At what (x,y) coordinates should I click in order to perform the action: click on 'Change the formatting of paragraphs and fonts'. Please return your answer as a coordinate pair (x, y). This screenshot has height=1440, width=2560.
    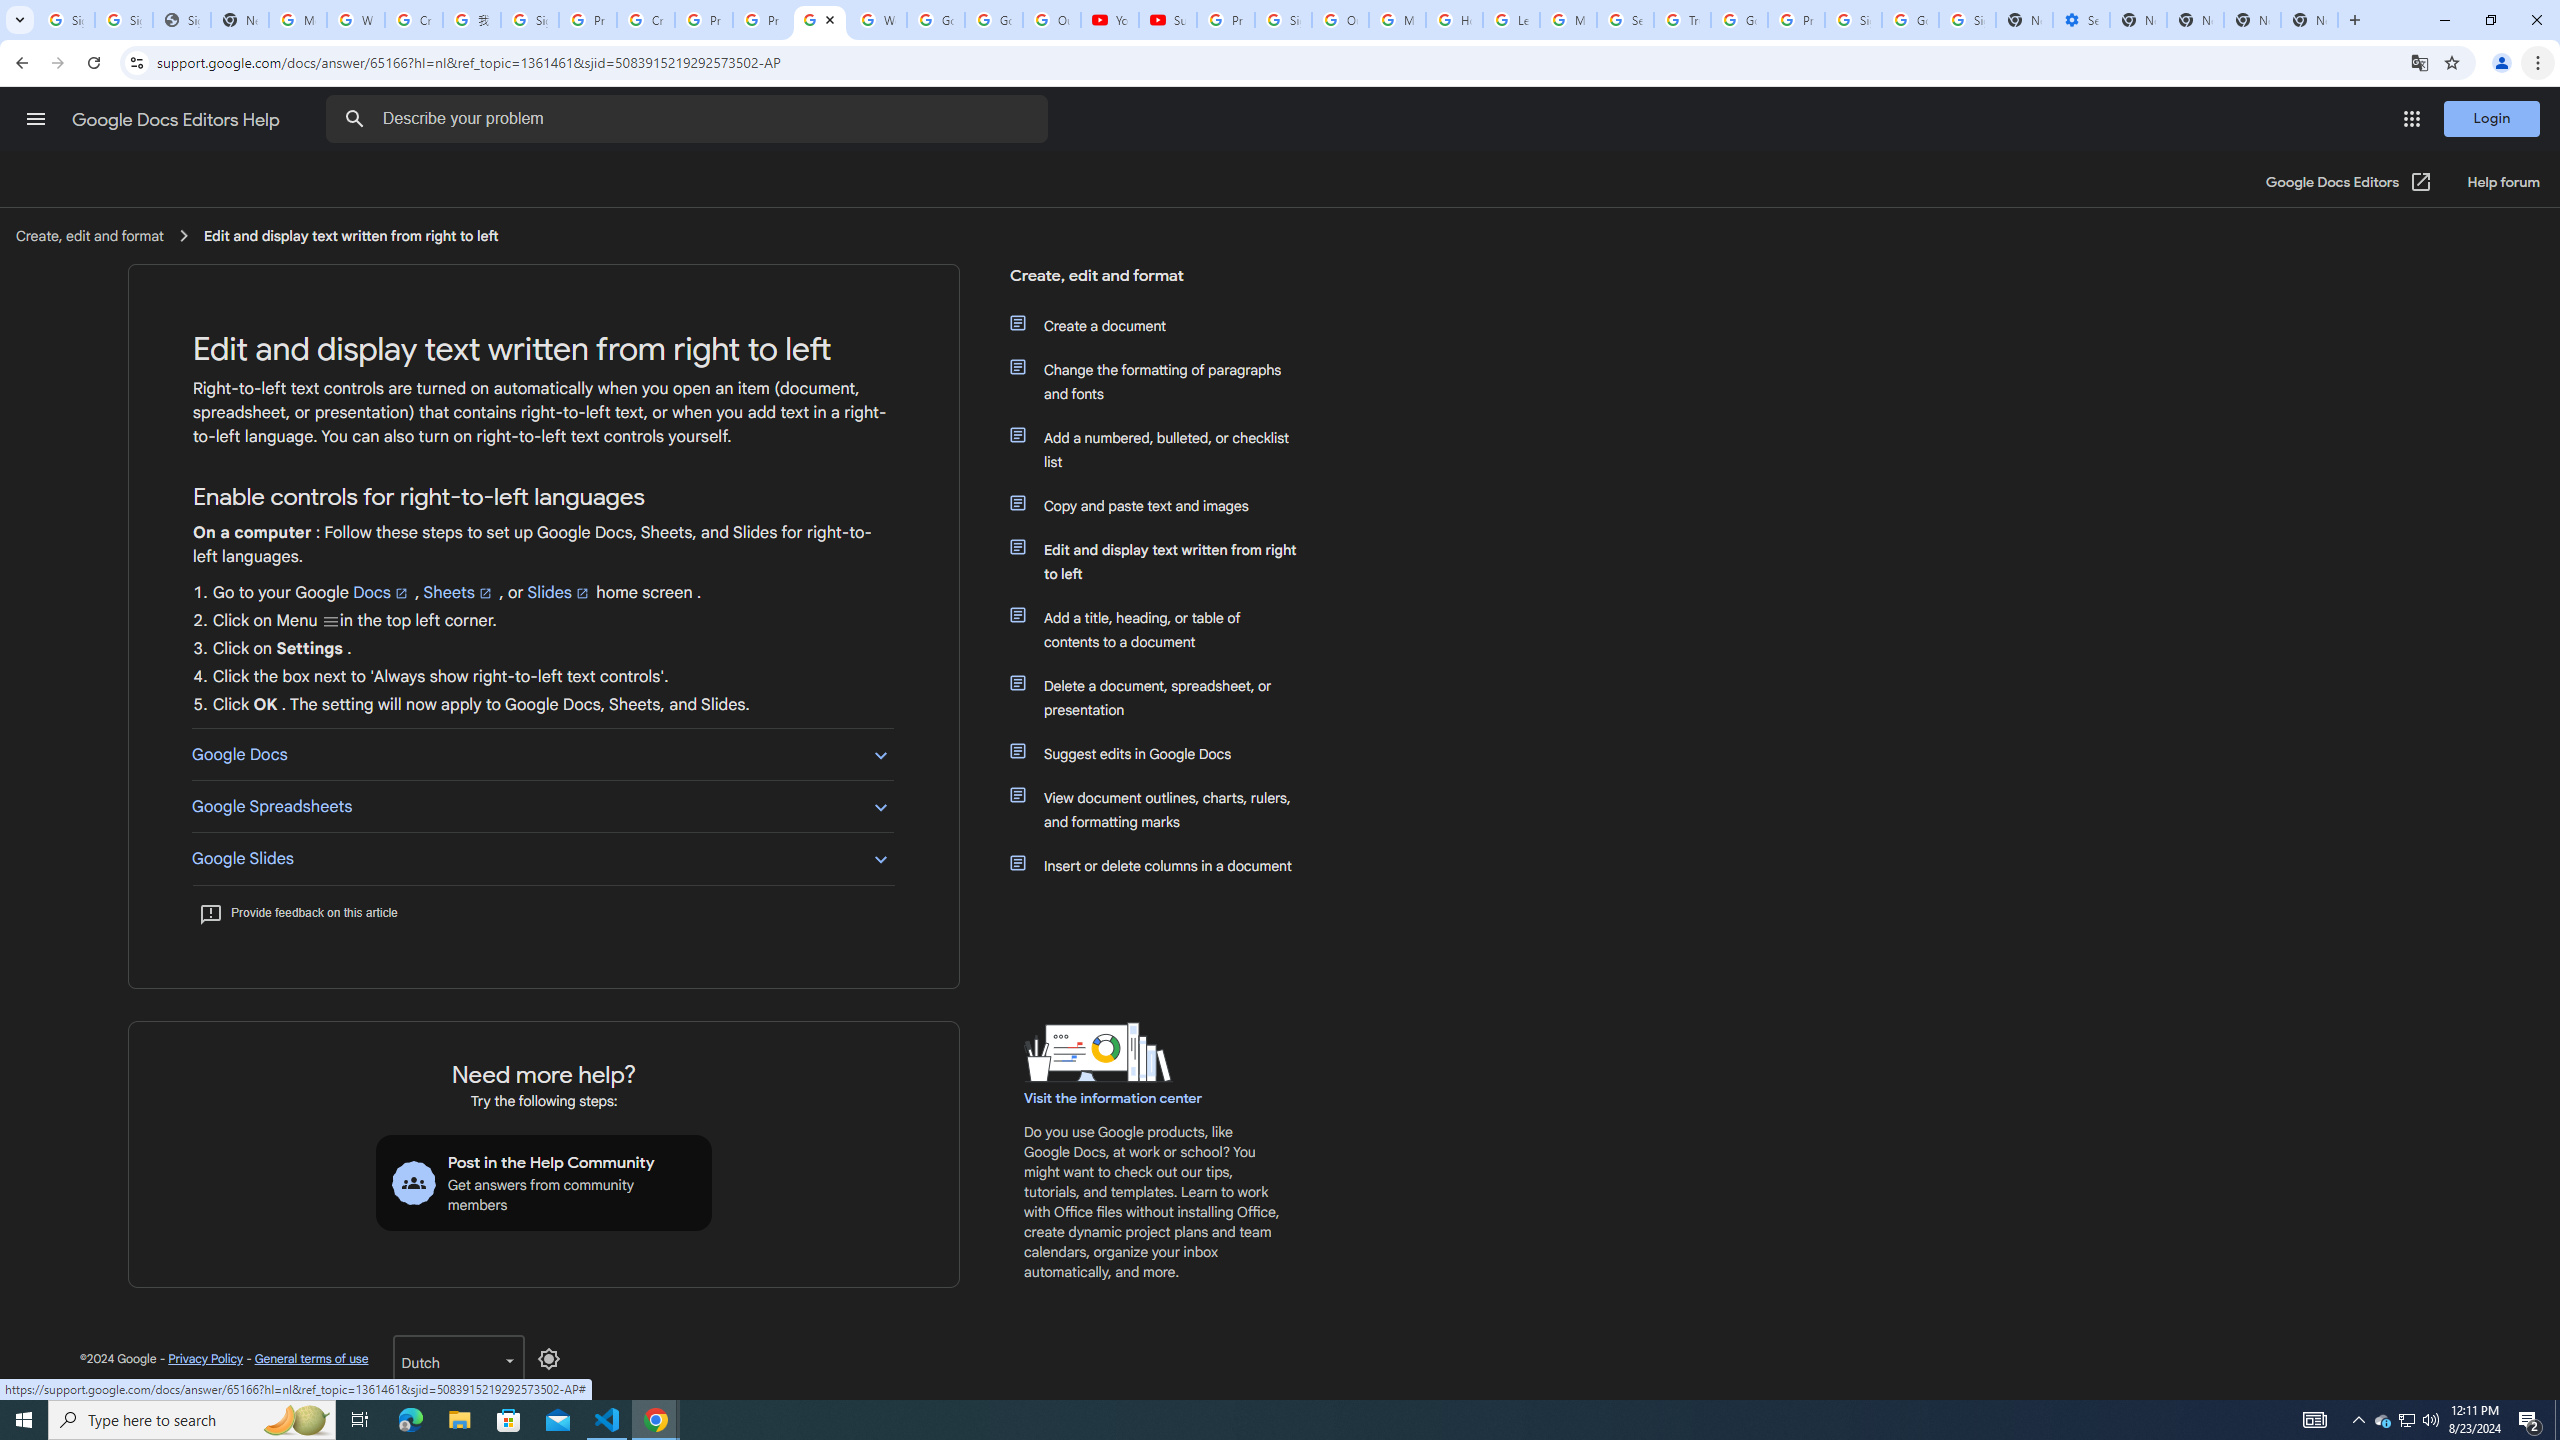
    Looking at the image, I should click on (1162, 382).